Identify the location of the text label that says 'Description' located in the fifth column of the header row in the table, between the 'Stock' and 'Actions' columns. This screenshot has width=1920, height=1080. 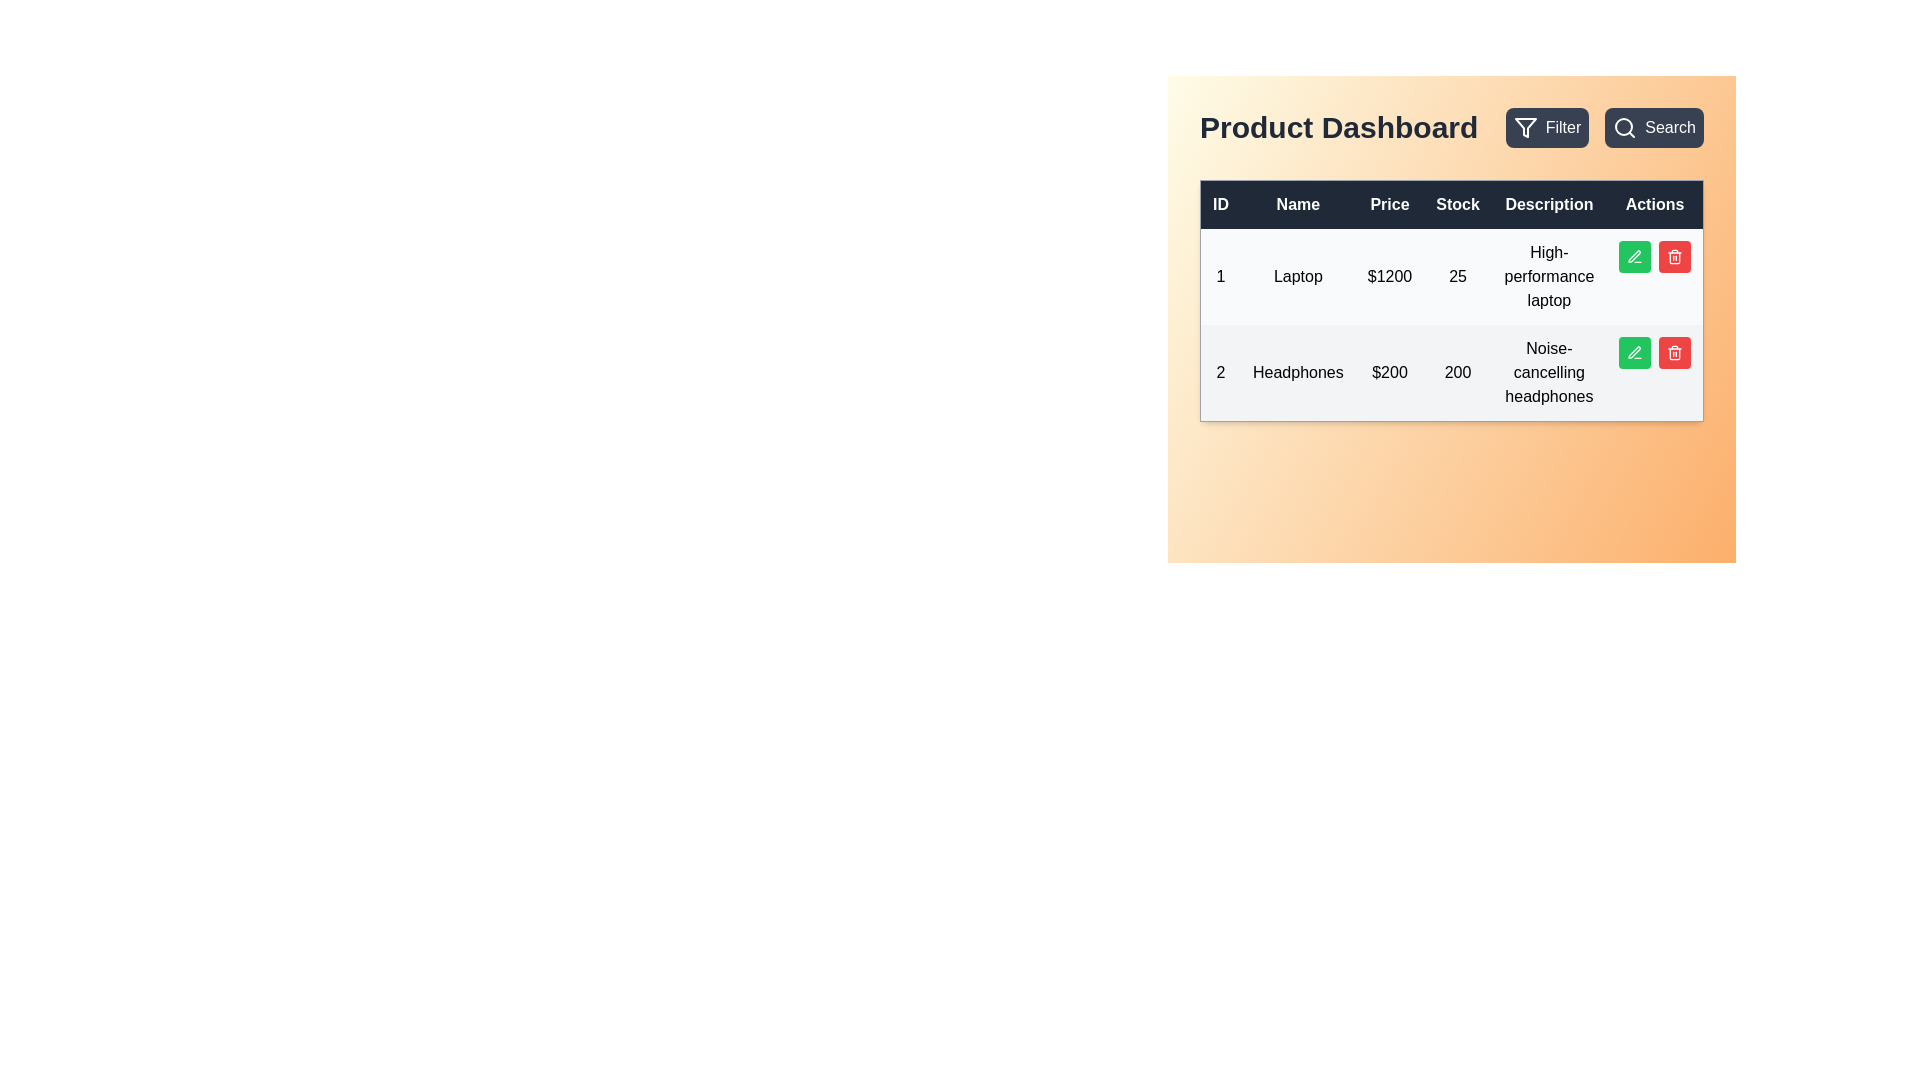
(1548, 204).